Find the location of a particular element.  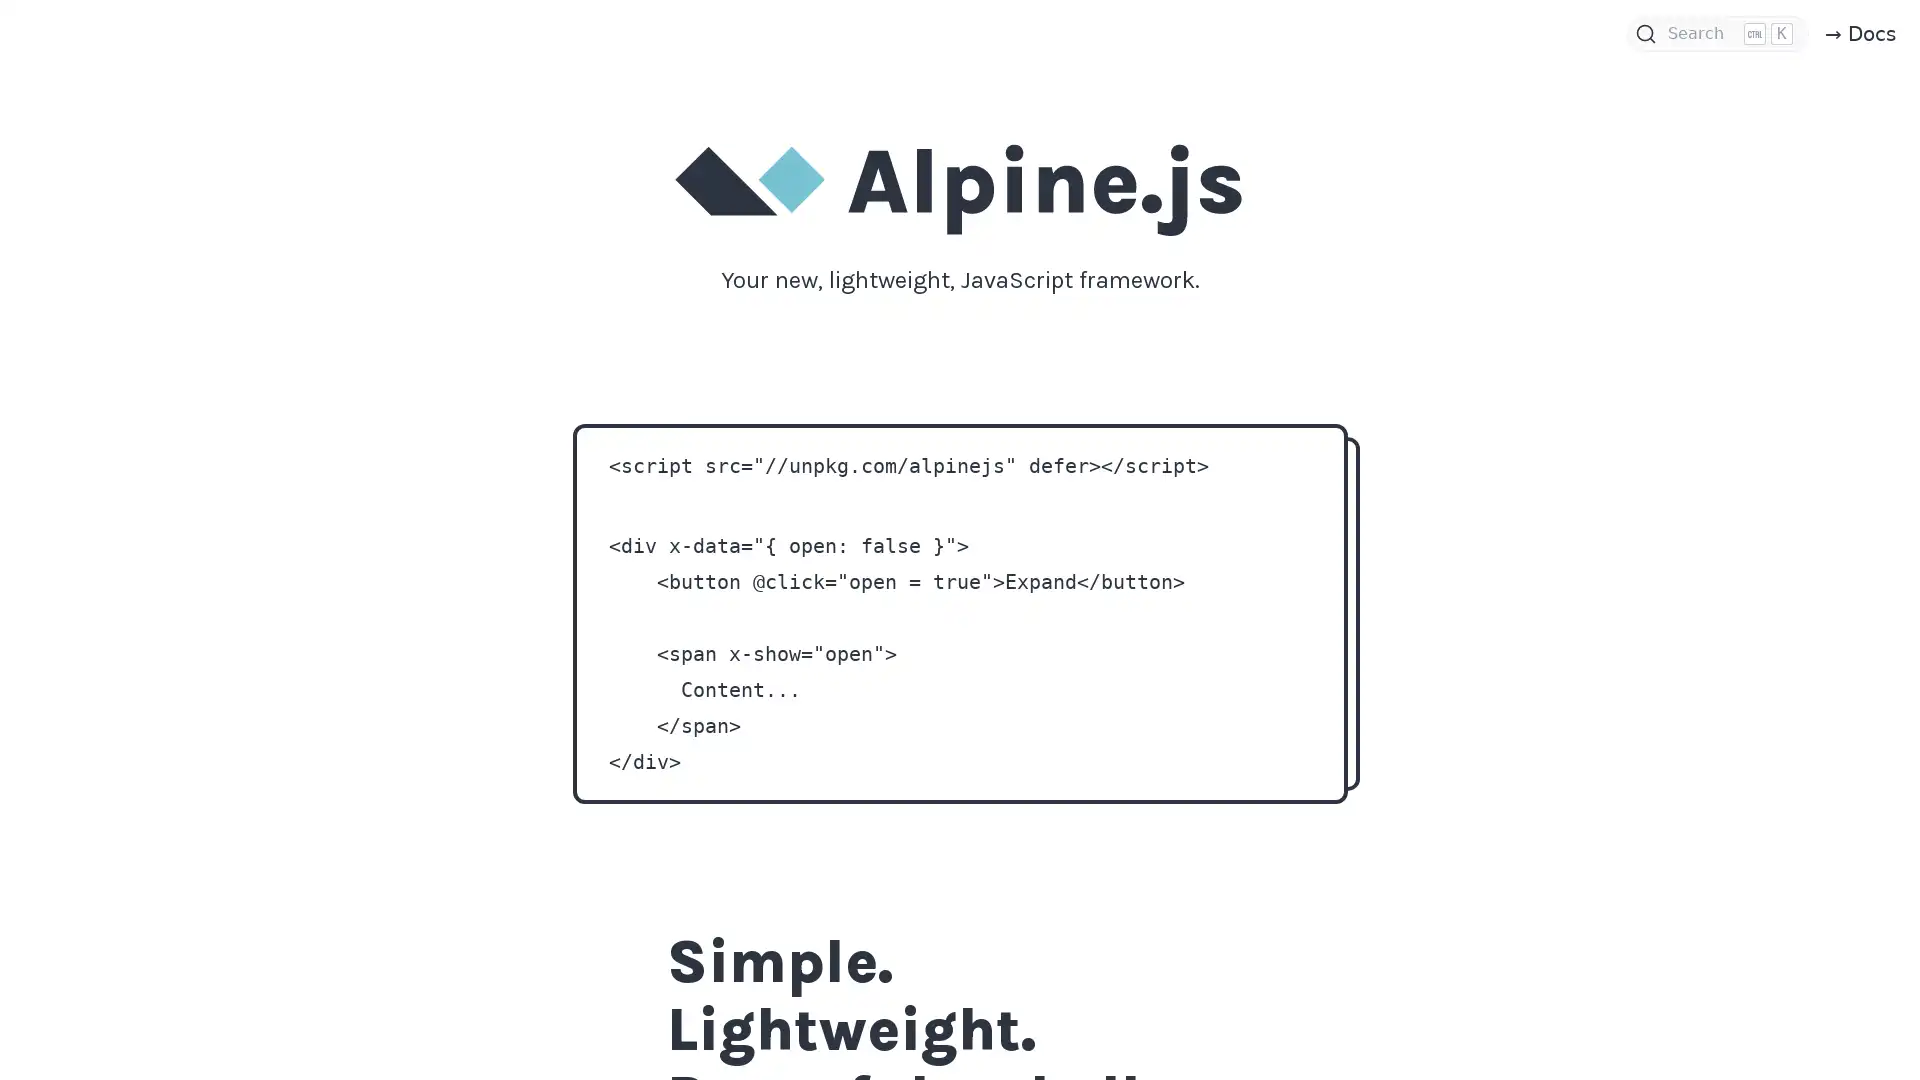

Search is located at coordinates (1717, 34).